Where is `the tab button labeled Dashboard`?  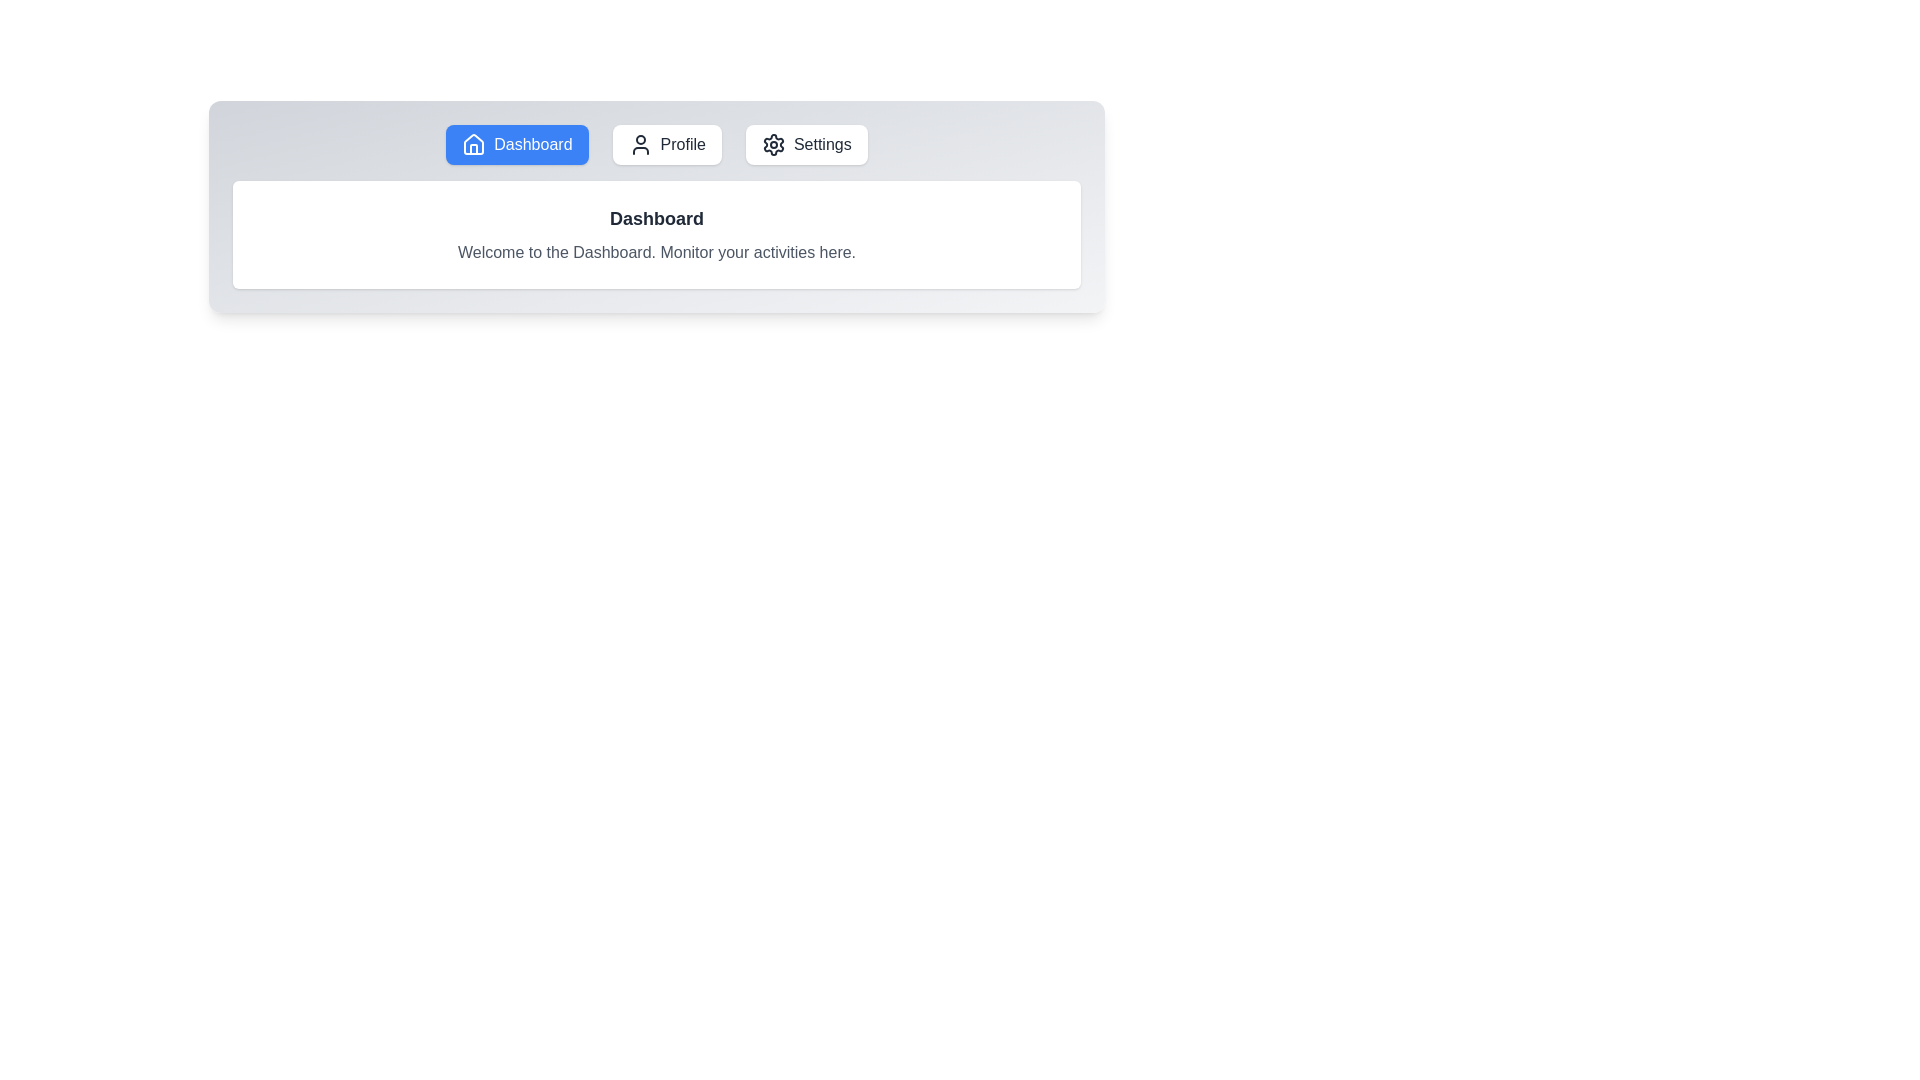 the tab button labeled Dashboard is located at coordinates (517, 144).